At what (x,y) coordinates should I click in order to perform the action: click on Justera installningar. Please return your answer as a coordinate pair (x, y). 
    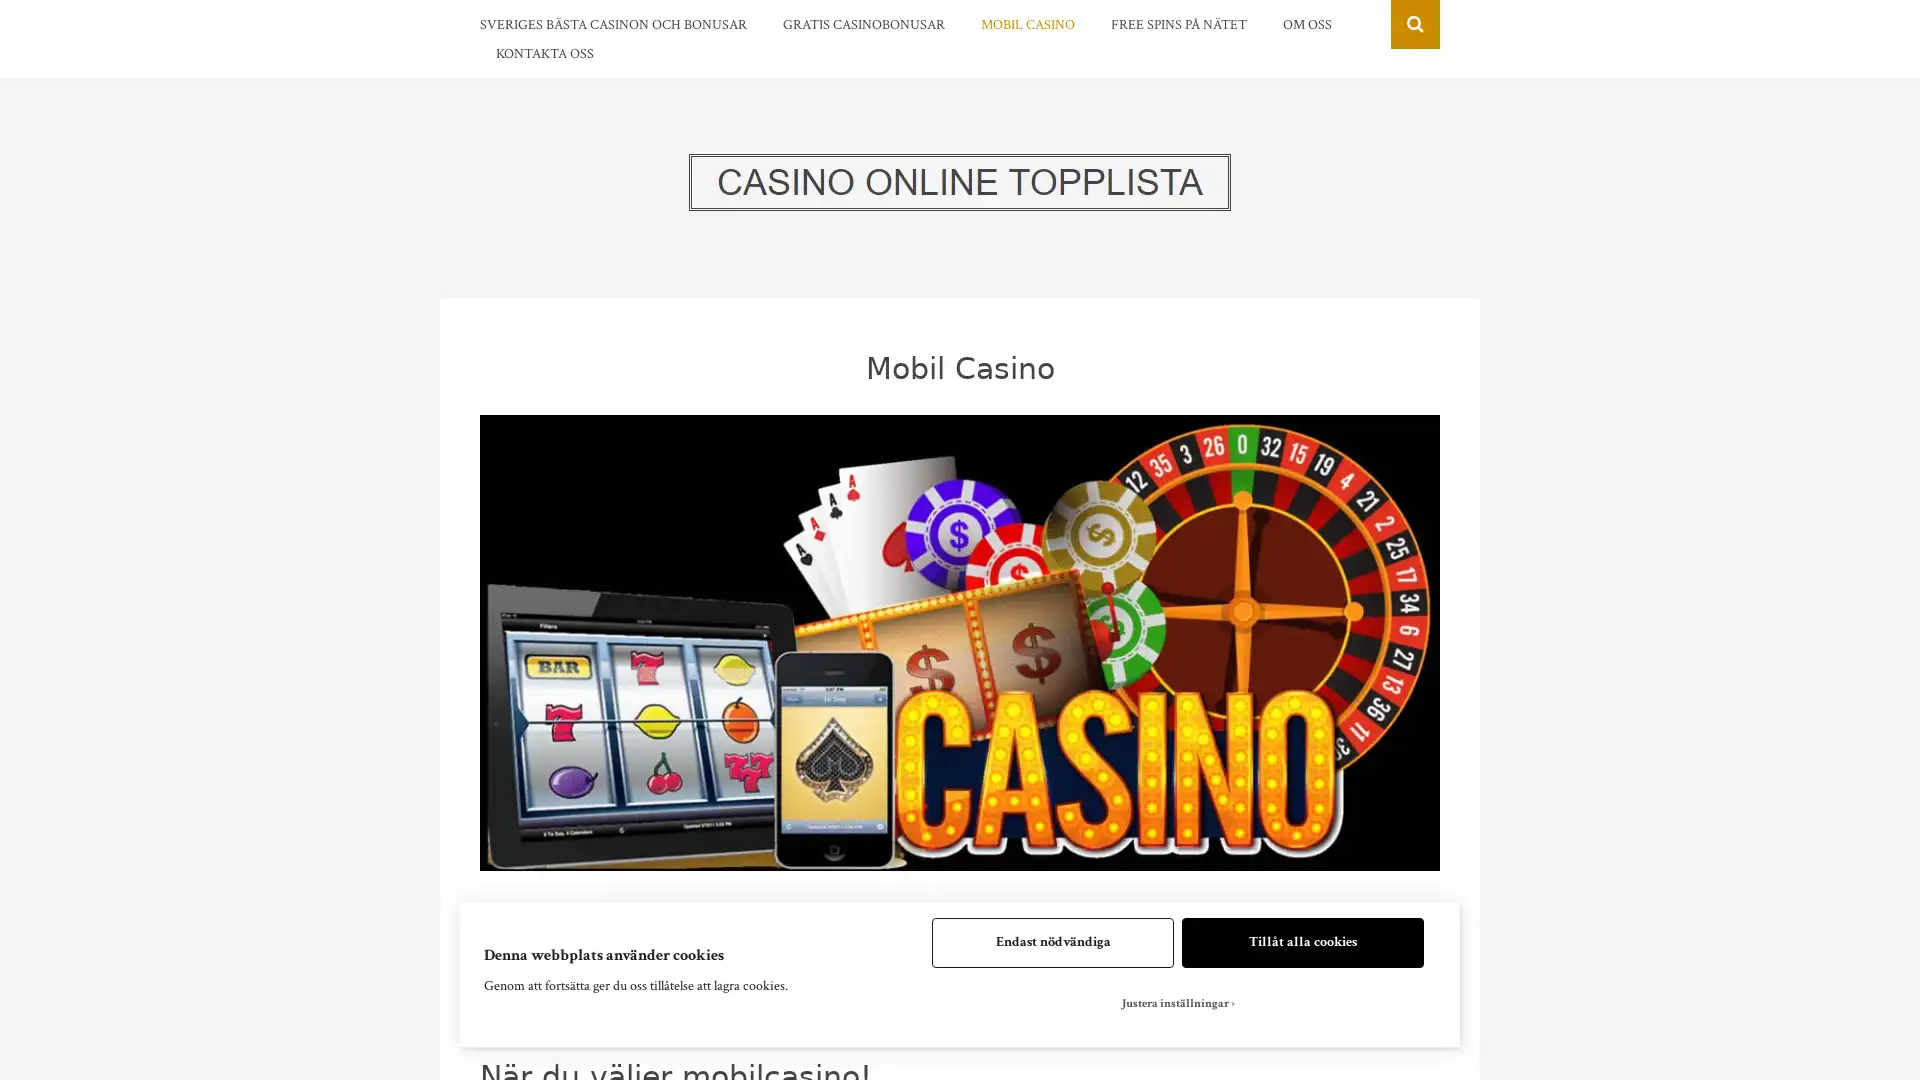
    Looking at the image, I should click on (1177, 1003).